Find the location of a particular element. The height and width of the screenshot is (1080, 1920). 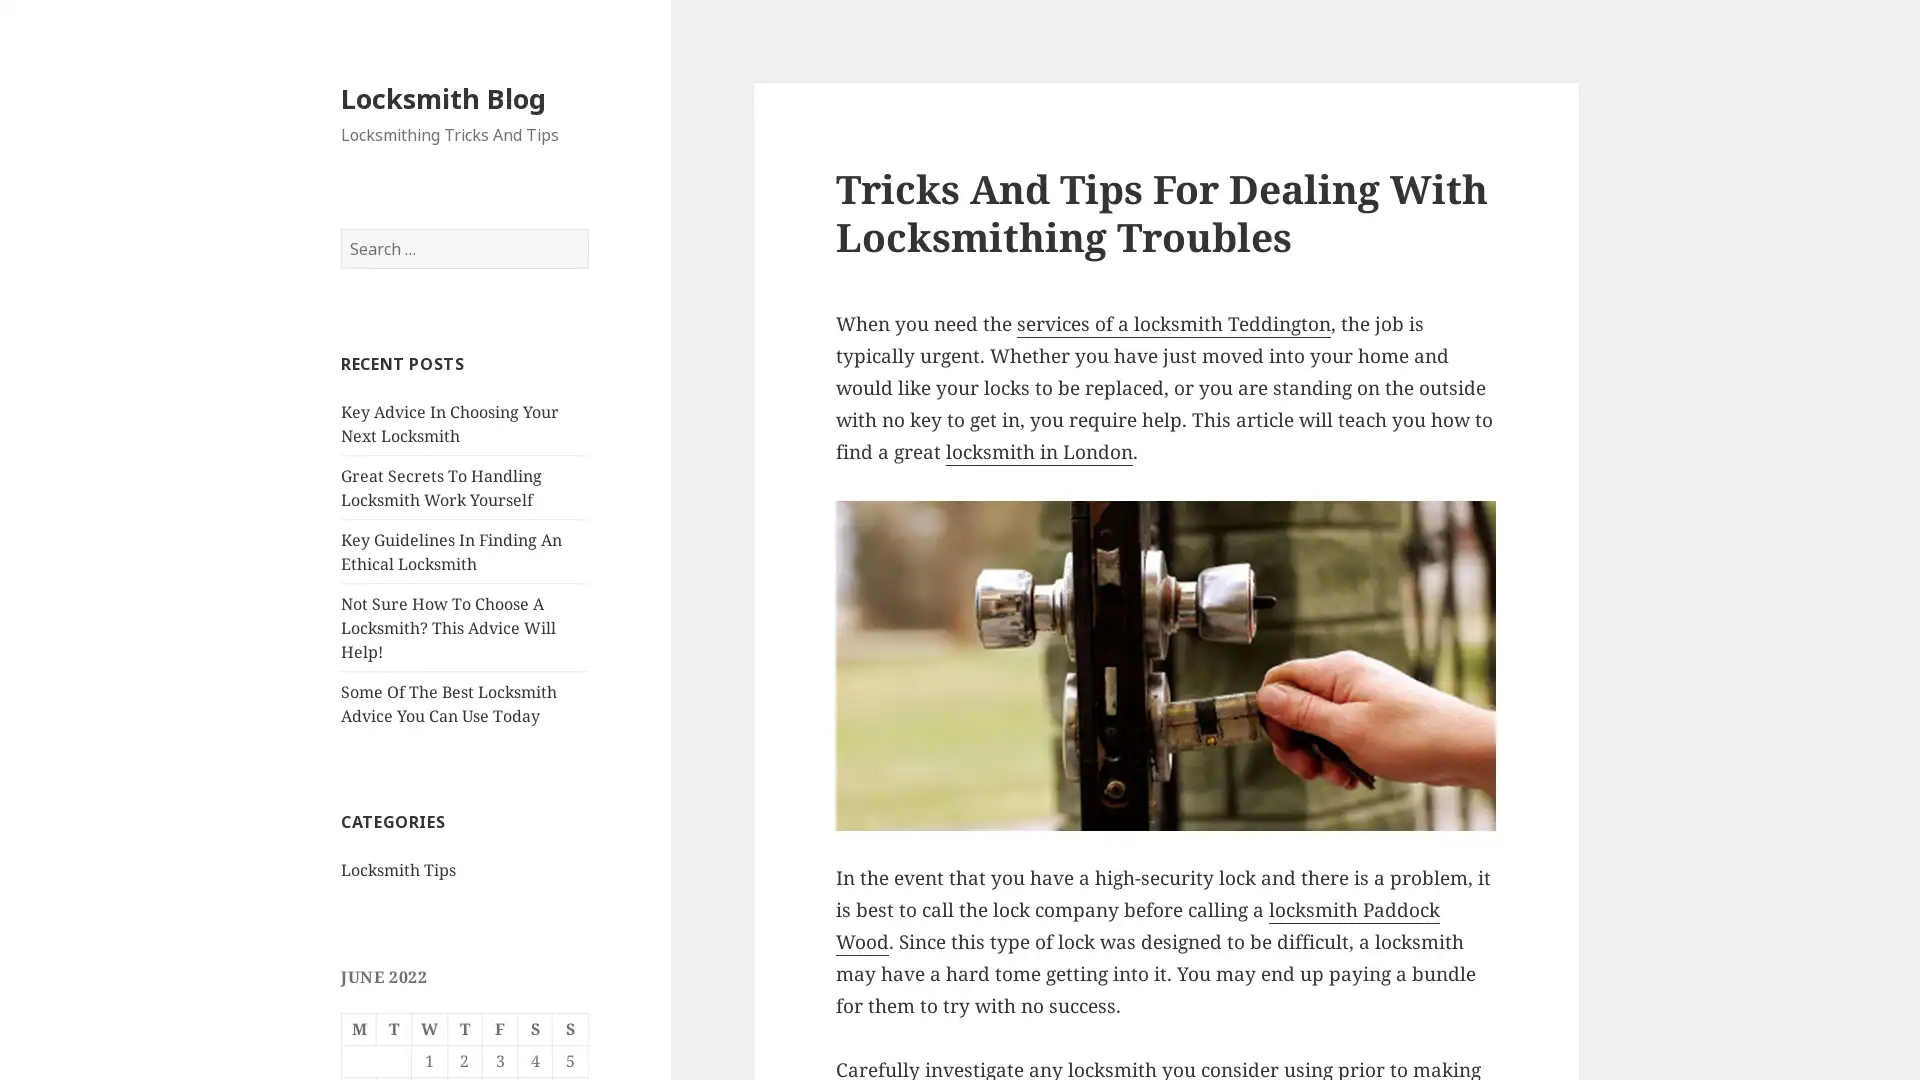

Search is located at coordinates (586, 227).